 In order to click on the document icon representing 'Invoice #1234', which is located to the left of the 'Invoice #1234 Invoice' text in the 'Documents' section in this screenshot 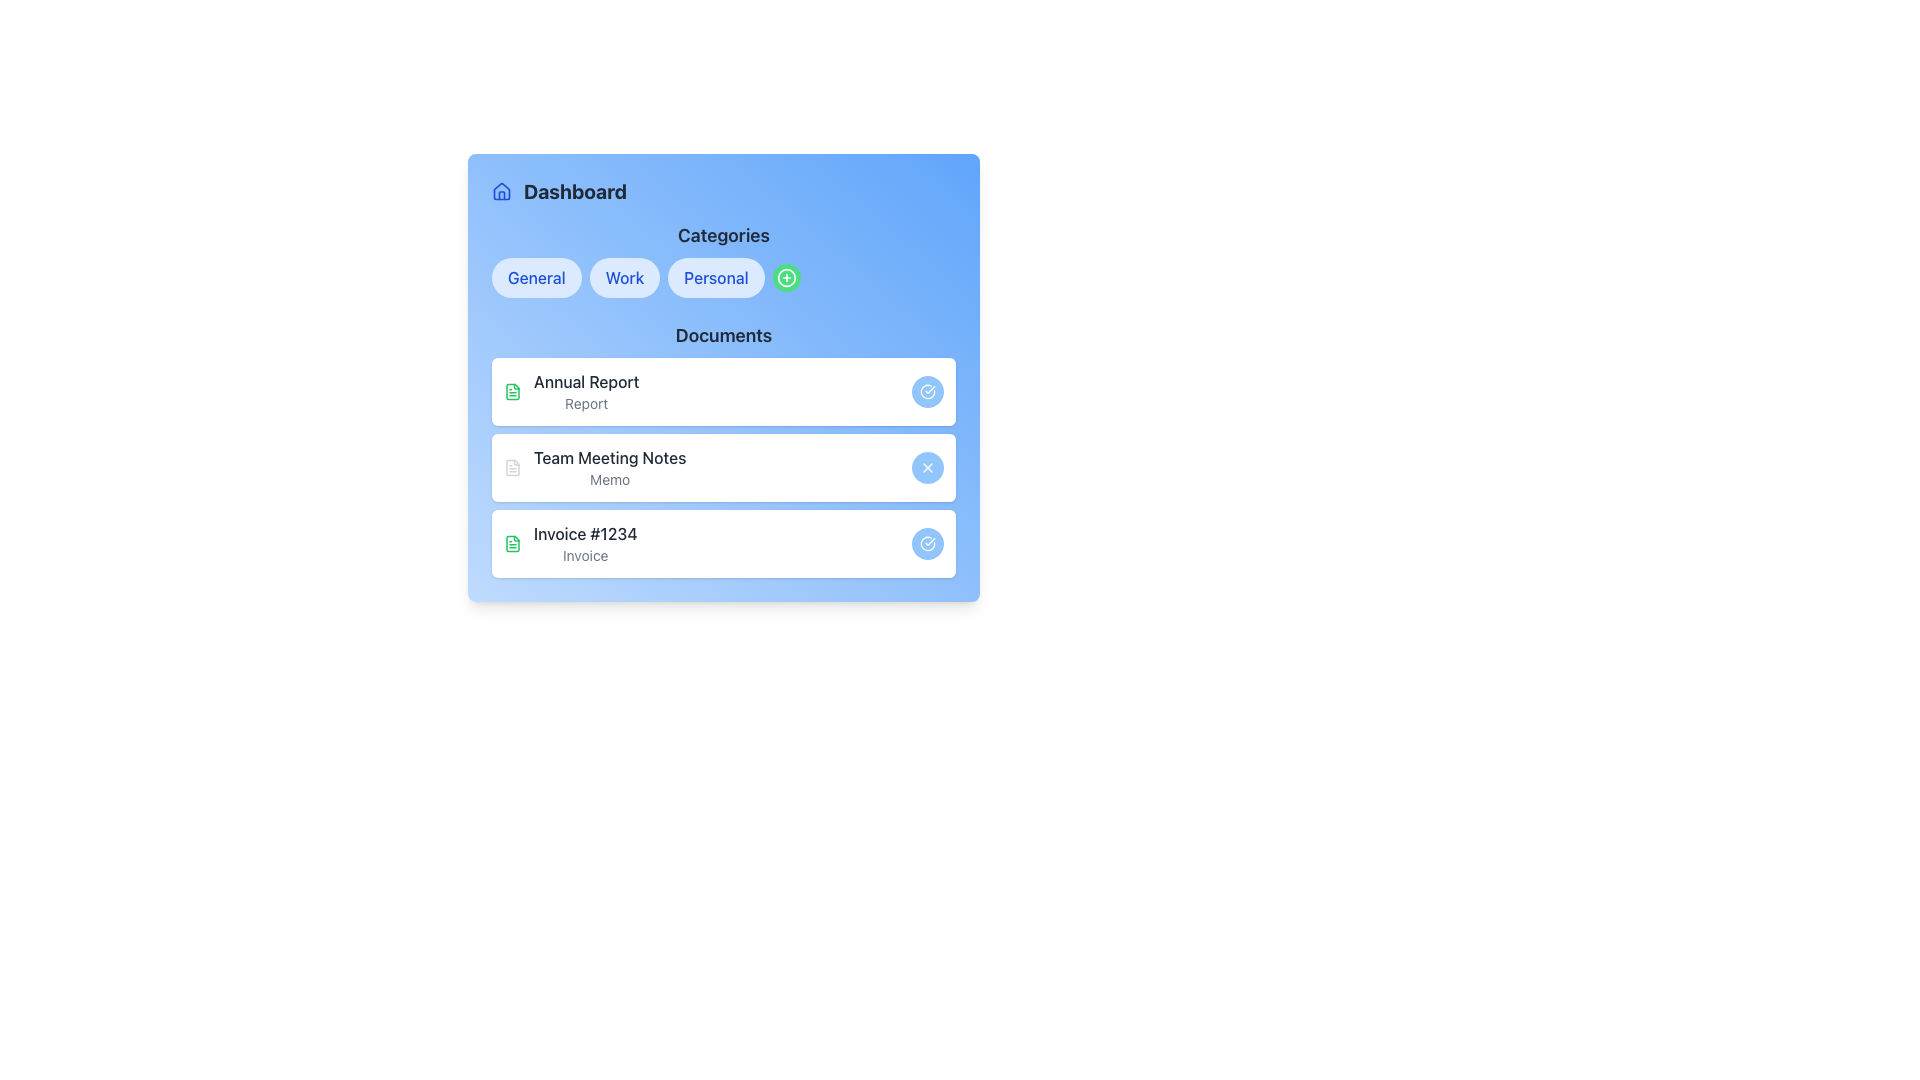, I will do `click(513, 543)`.